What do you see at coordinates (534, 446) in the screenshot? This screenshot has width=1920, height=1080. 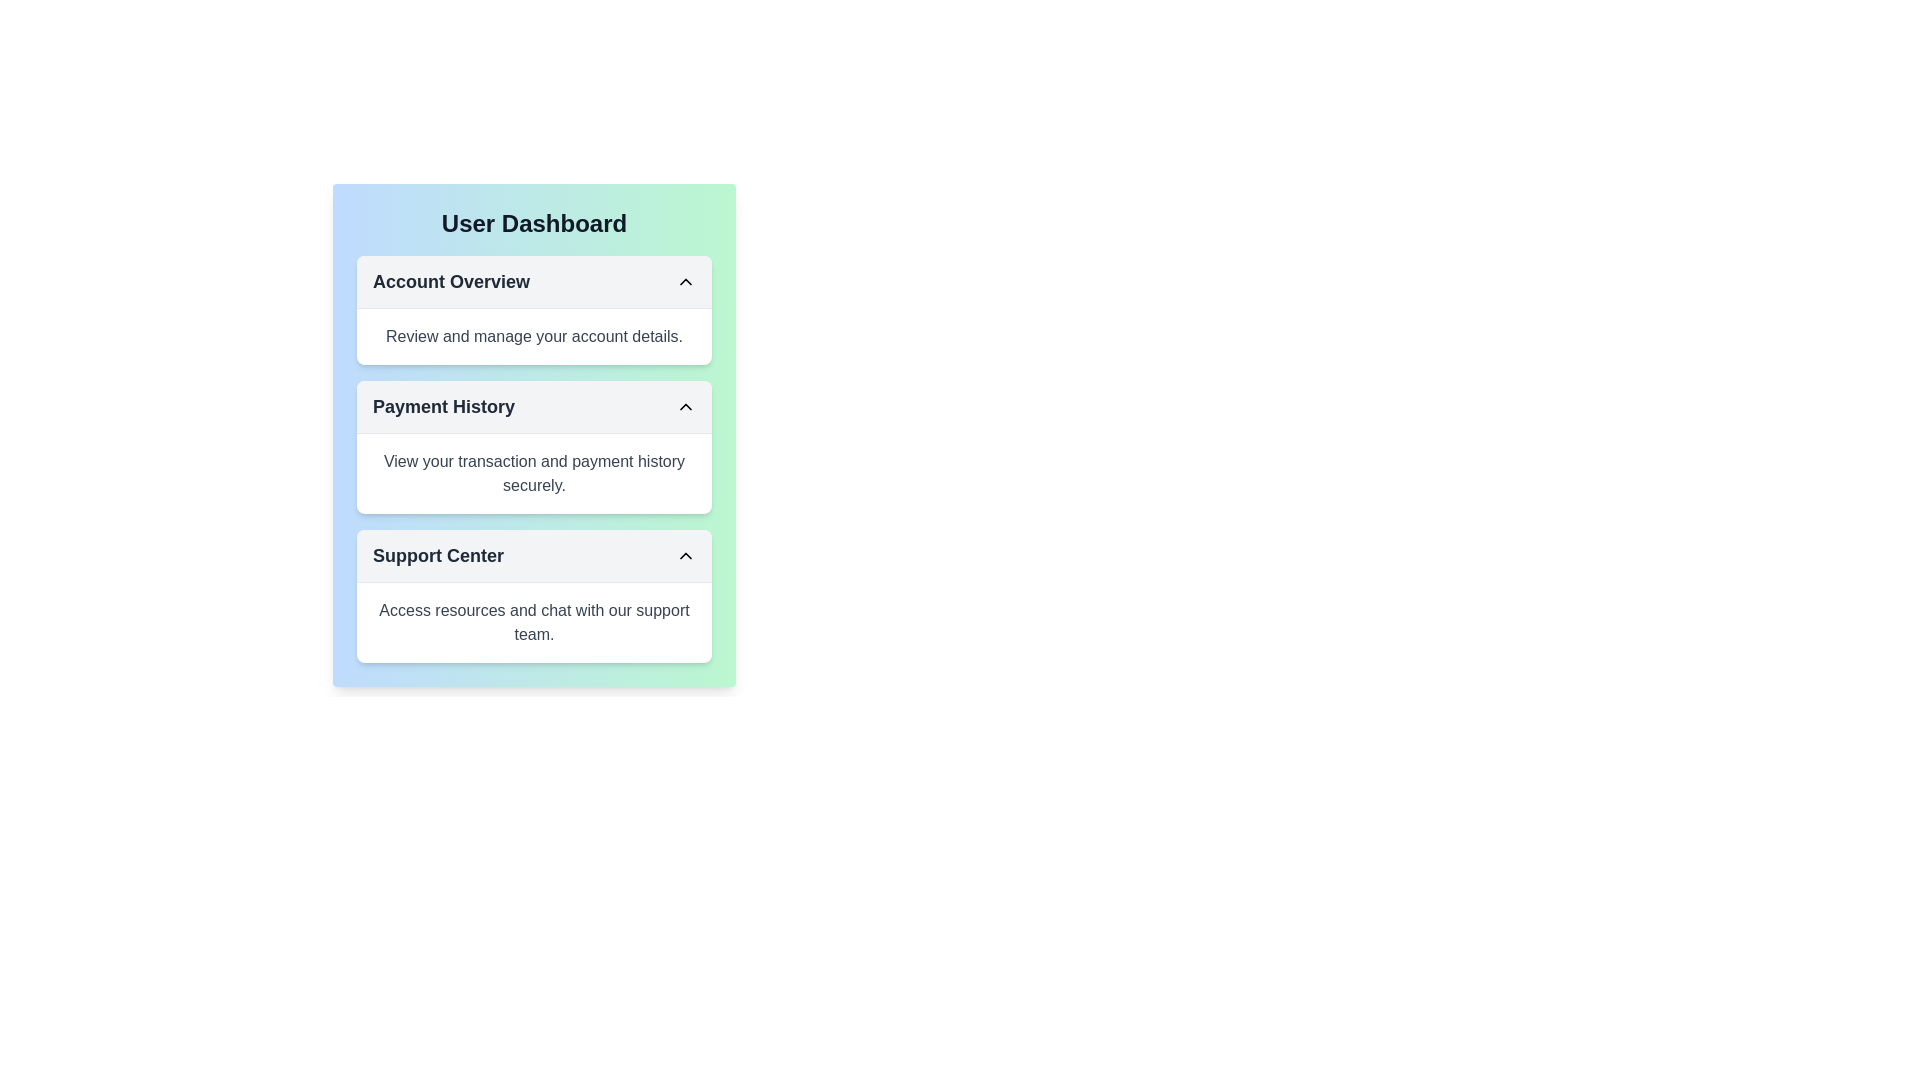 I see `the 'Payment History' informational card to focus or select it, which is the second card in the list, featuring a chevron icon for expanding or collapsing content` at bounding box center [534, 446].